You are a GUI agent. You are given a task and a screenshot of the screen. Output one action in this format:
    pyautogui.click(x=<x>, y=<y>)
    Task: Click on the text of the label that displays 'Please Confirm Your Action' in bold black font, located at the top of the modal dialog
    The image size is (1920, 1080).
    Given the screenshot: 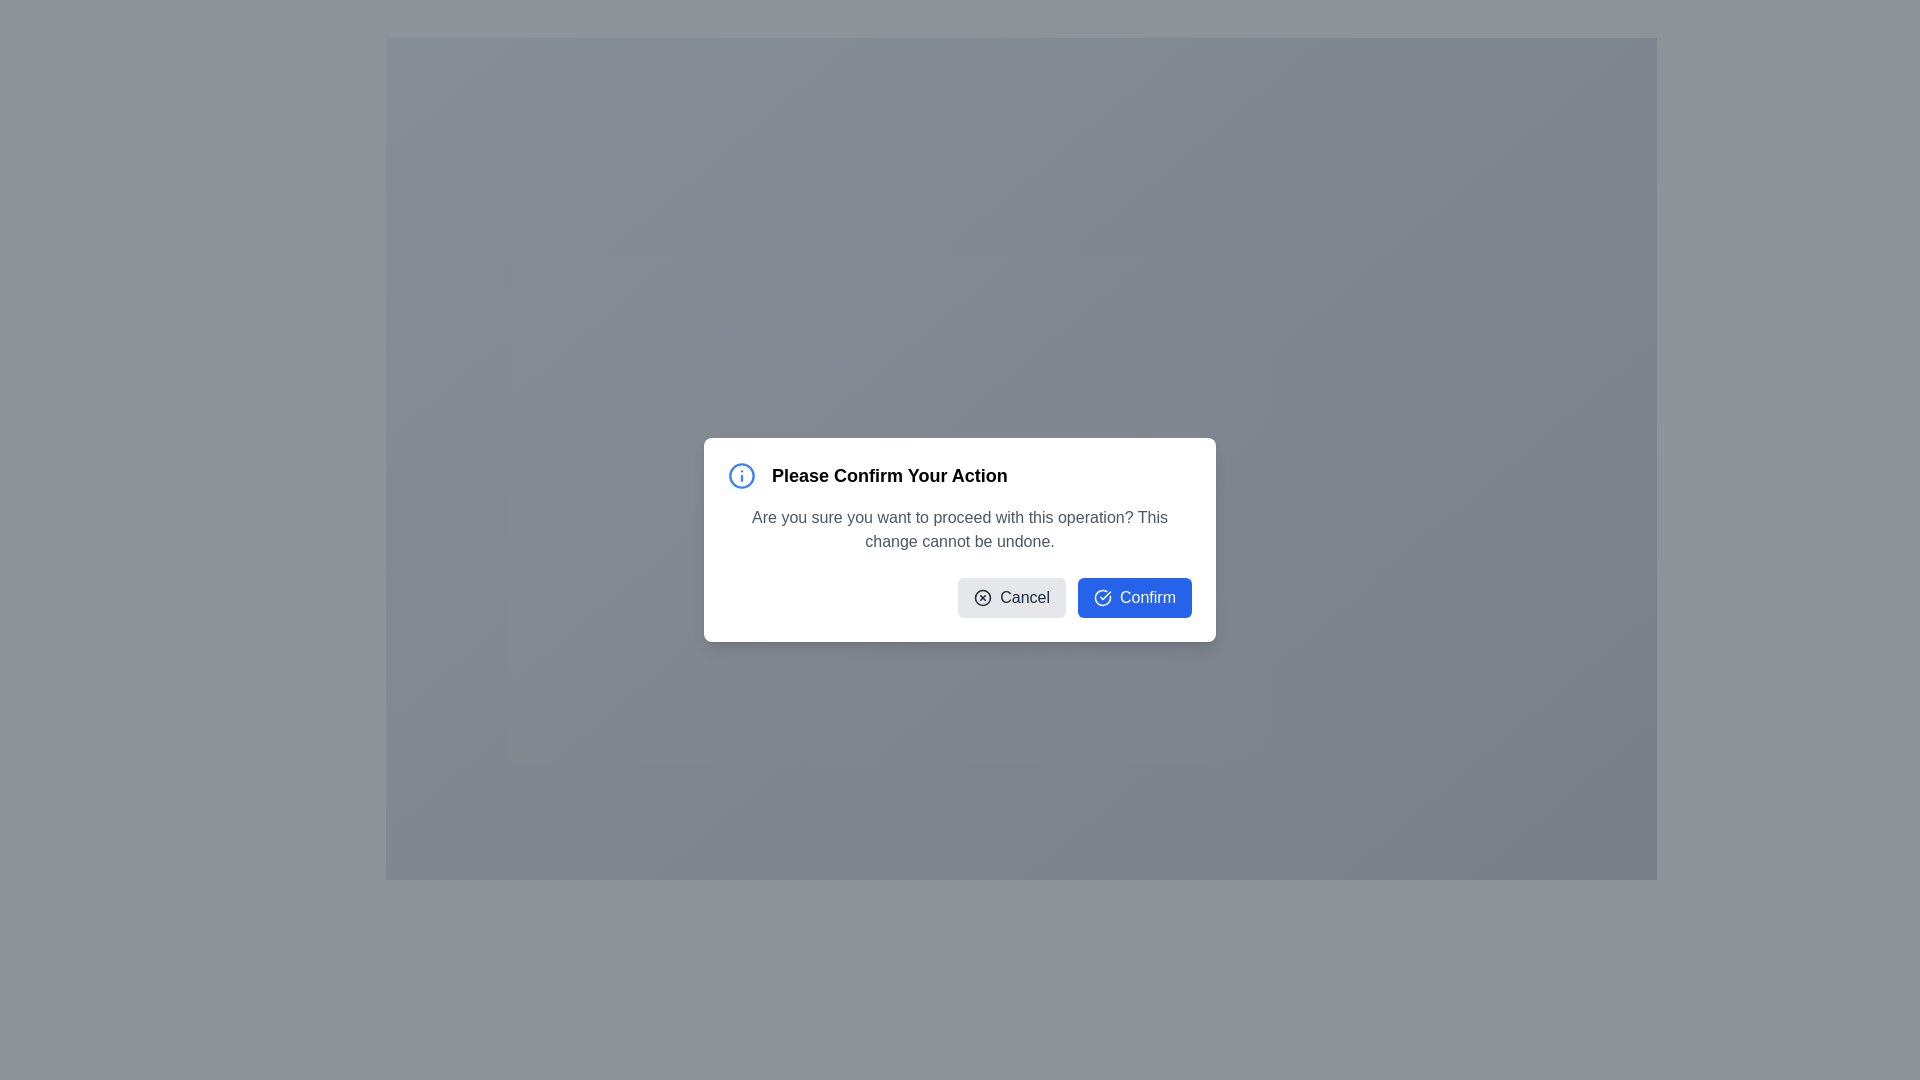 What is the action you would take?
    pyautogui.click(x=960, y=475)
    